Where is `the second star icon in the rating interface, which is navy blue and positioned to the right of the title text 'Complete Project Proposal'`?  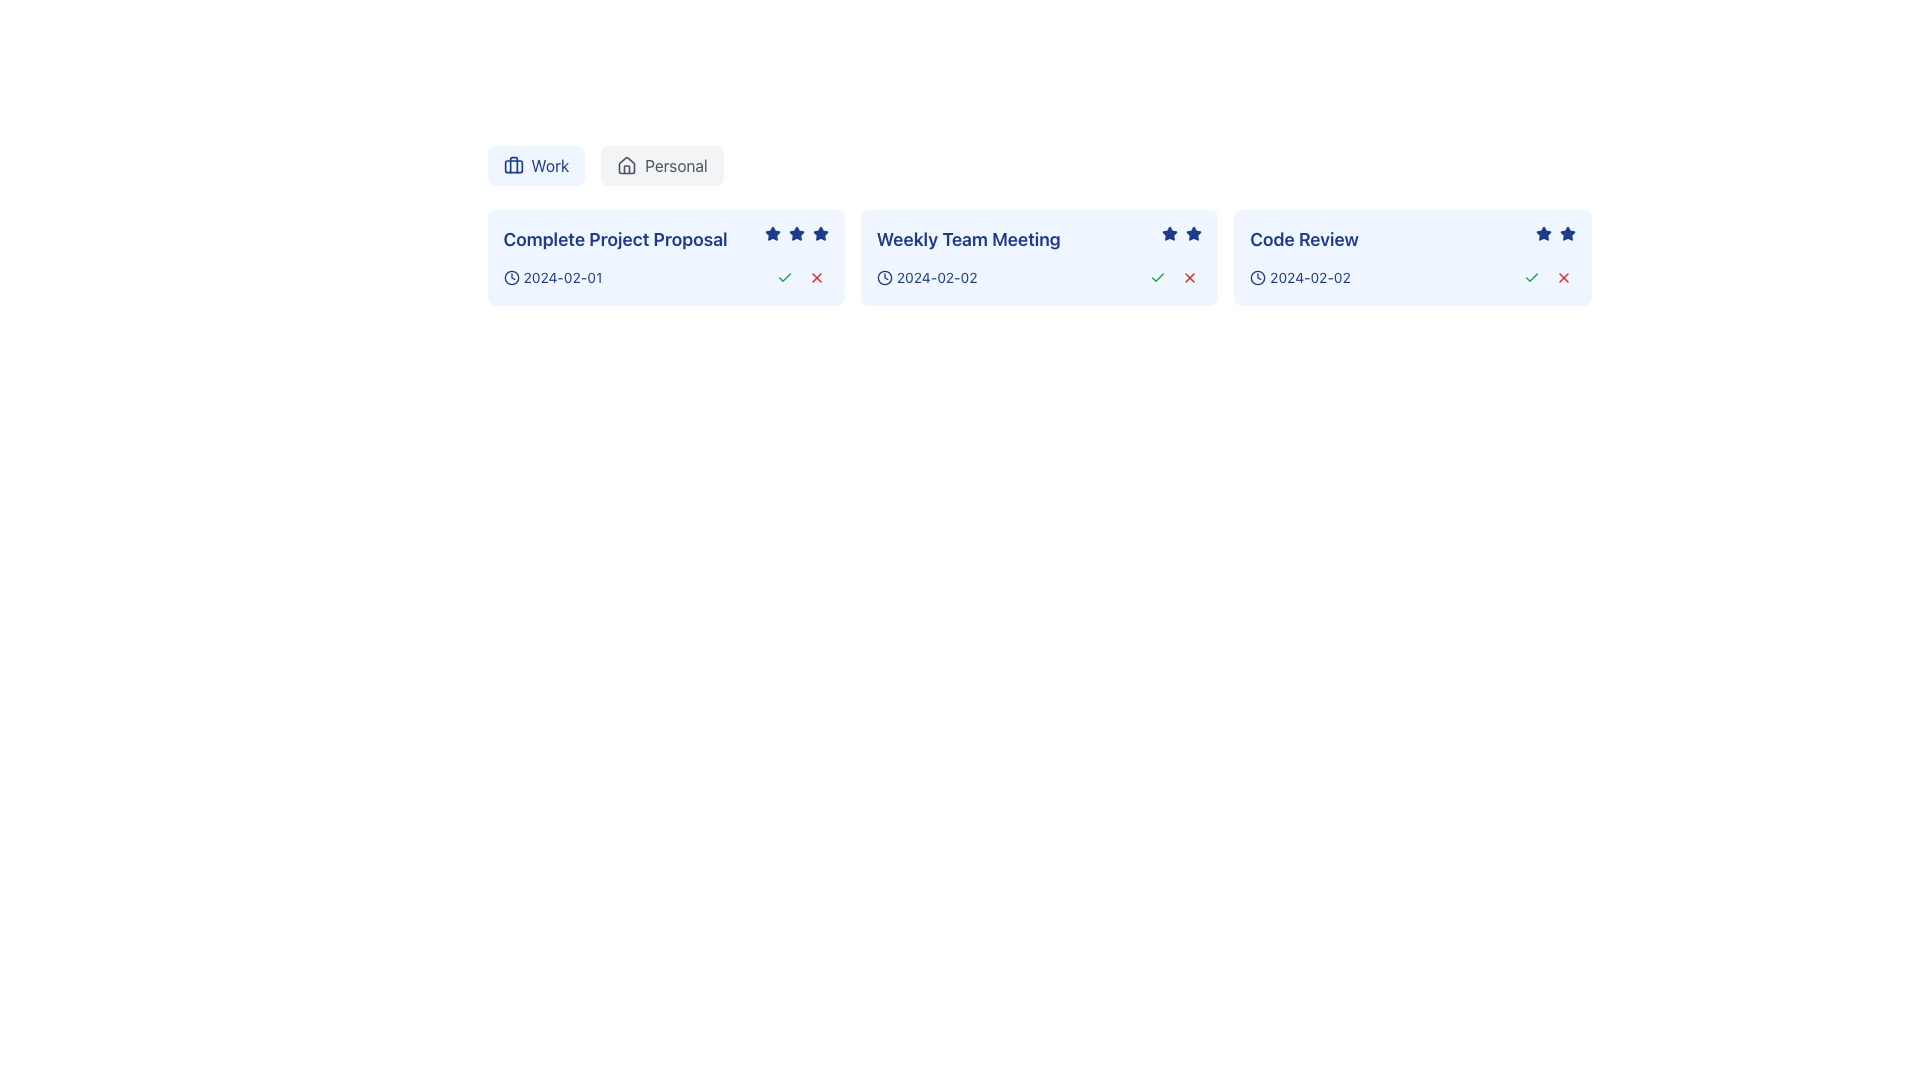 the second star icon in the rating interface, which is navy blue and positioned to the right of the title text 'Complete Project Proposal' is located at coordinates (795, 233).